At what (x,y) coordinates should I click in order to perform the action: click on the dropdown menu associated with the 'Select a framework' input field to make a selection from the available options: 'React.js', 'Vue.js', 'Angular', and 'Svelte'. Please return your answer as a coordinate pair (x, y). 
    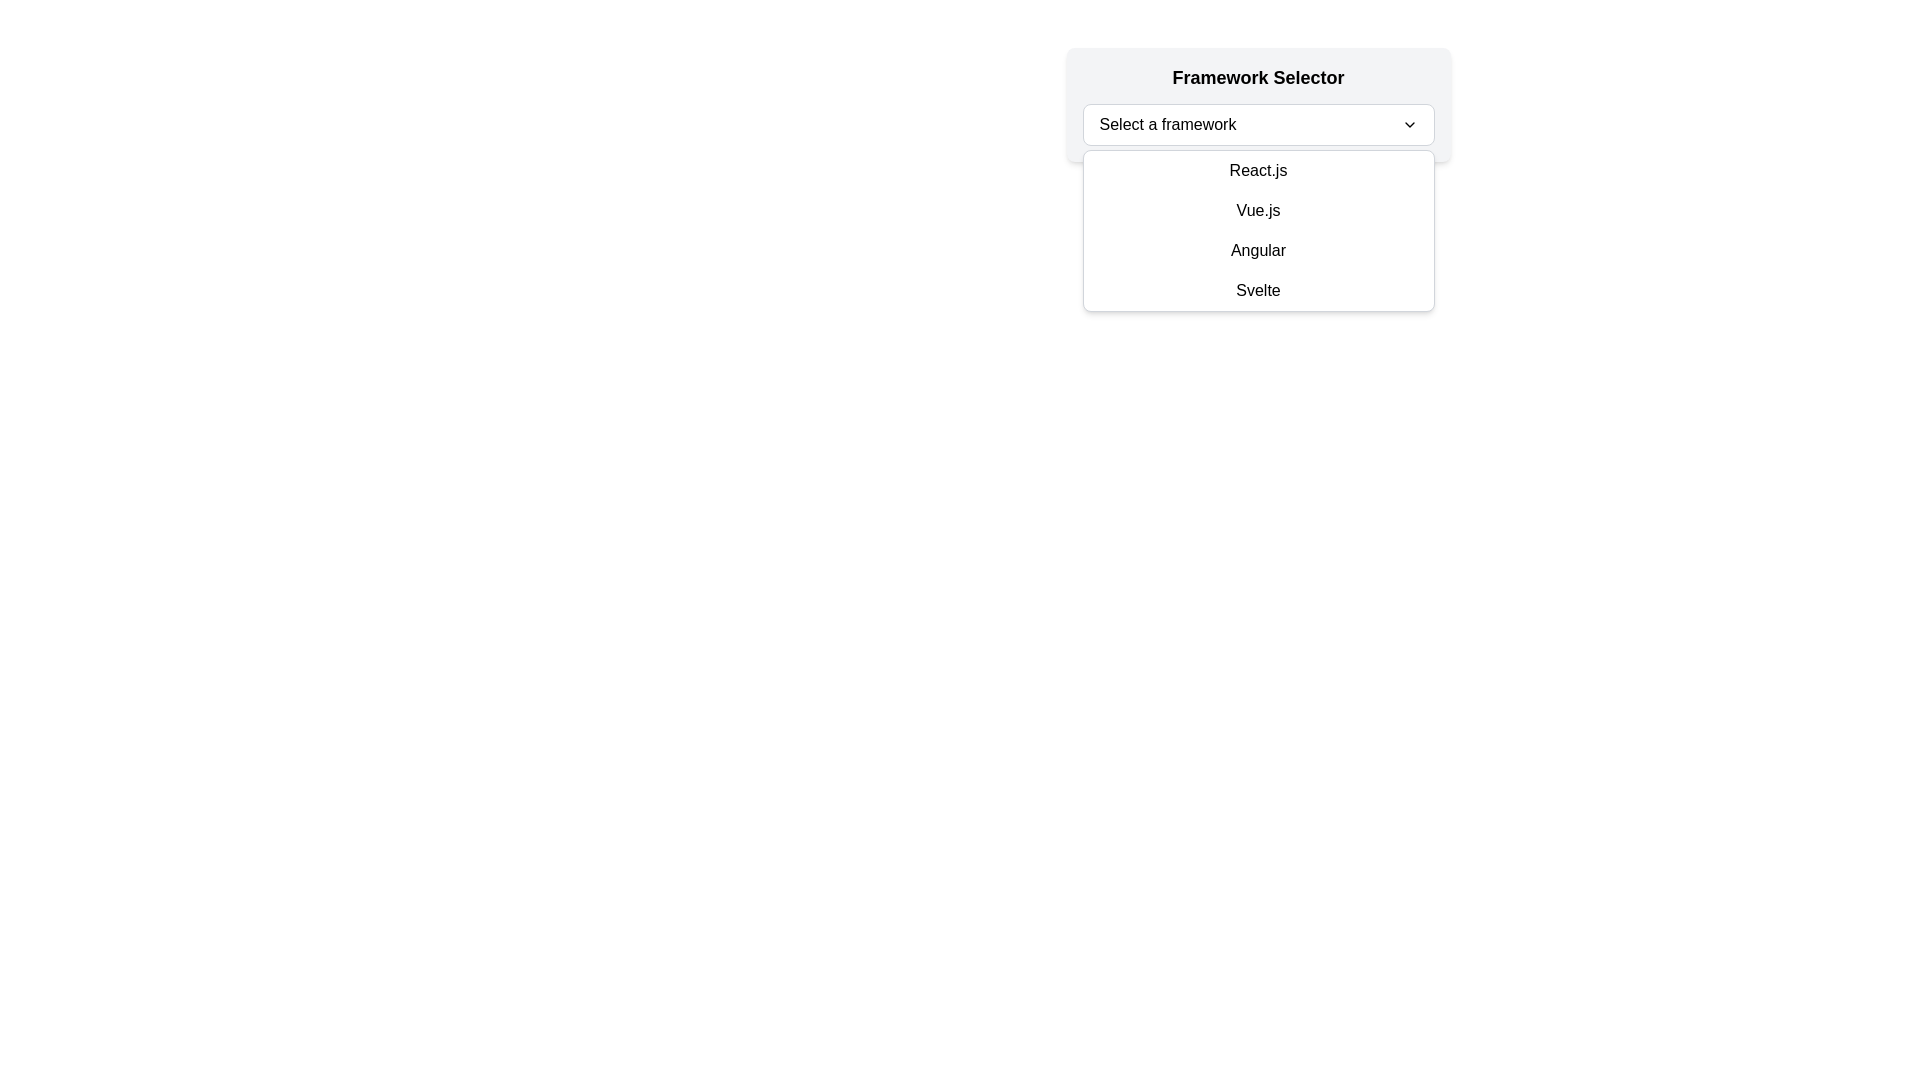
    Looking at the image, I should click on (1257, 230).